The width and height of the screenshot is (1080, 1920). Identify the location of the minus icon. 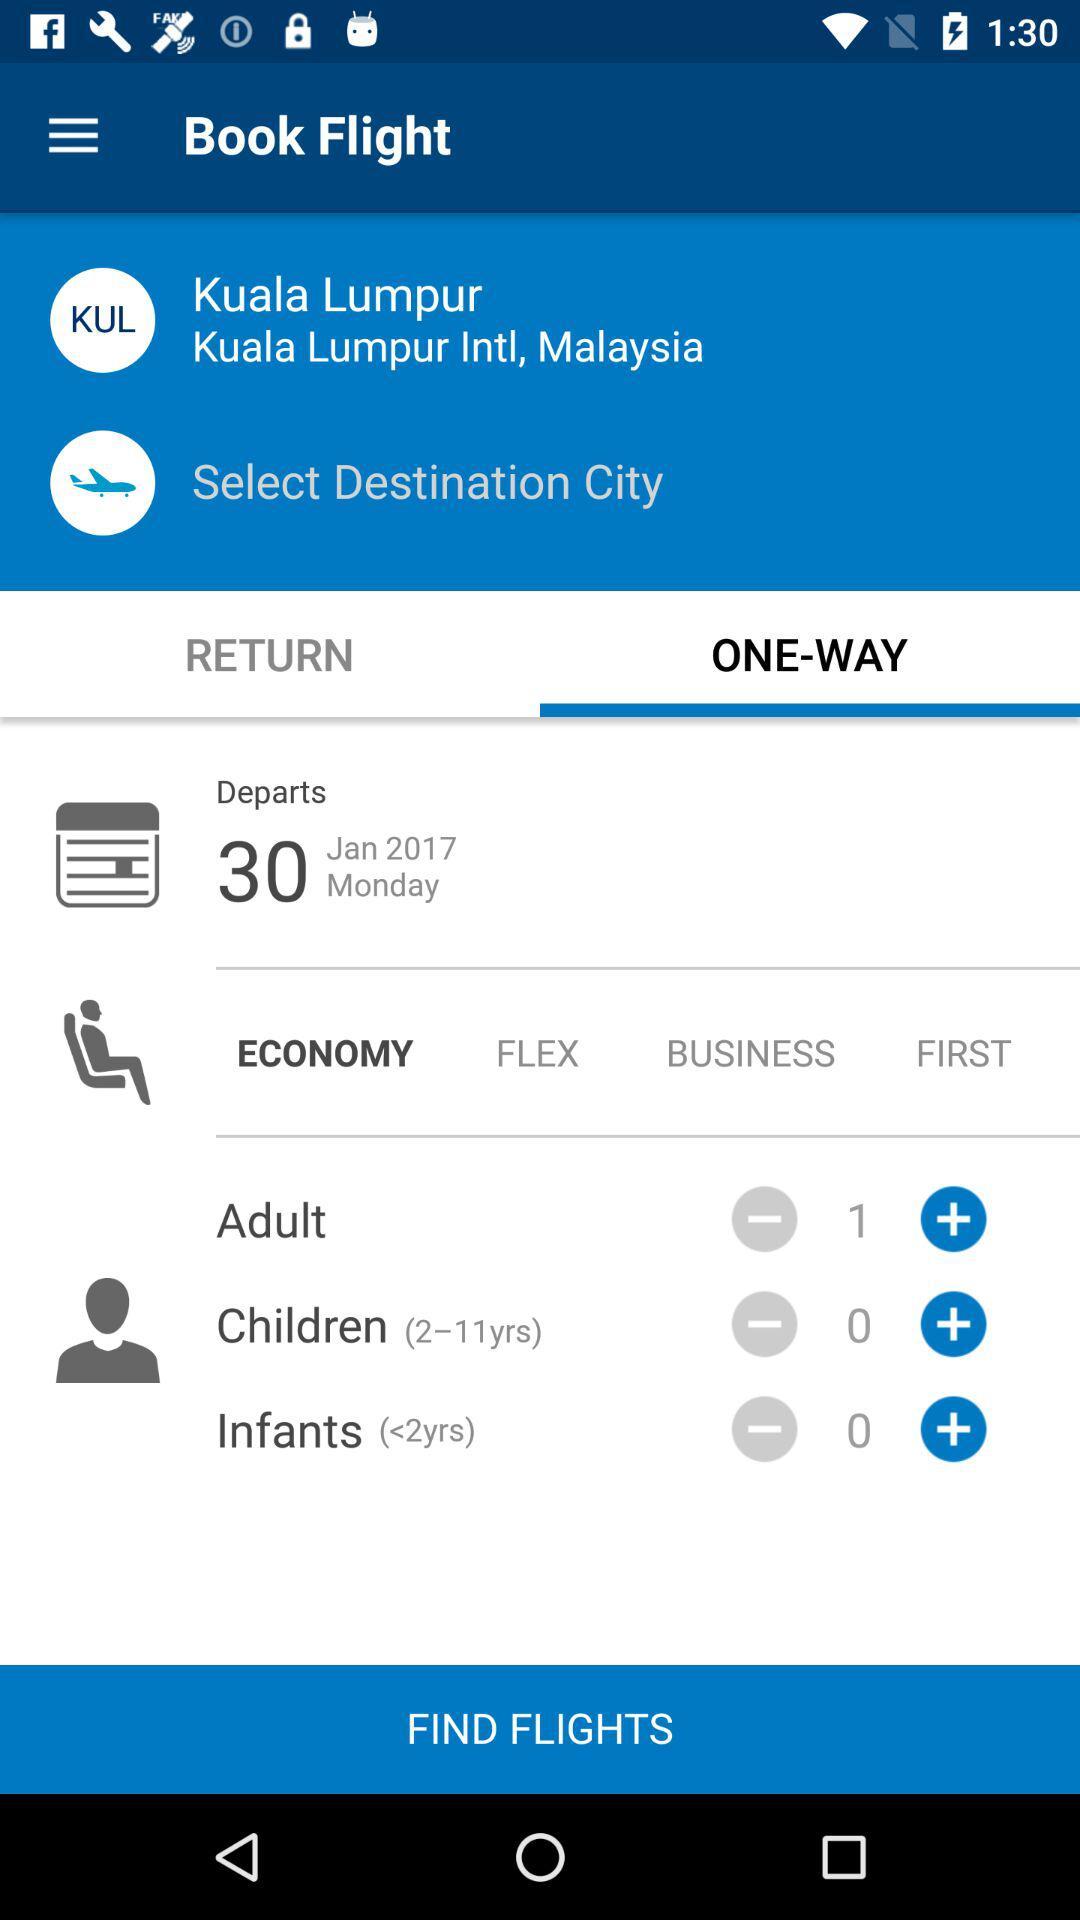
(764, 1428).